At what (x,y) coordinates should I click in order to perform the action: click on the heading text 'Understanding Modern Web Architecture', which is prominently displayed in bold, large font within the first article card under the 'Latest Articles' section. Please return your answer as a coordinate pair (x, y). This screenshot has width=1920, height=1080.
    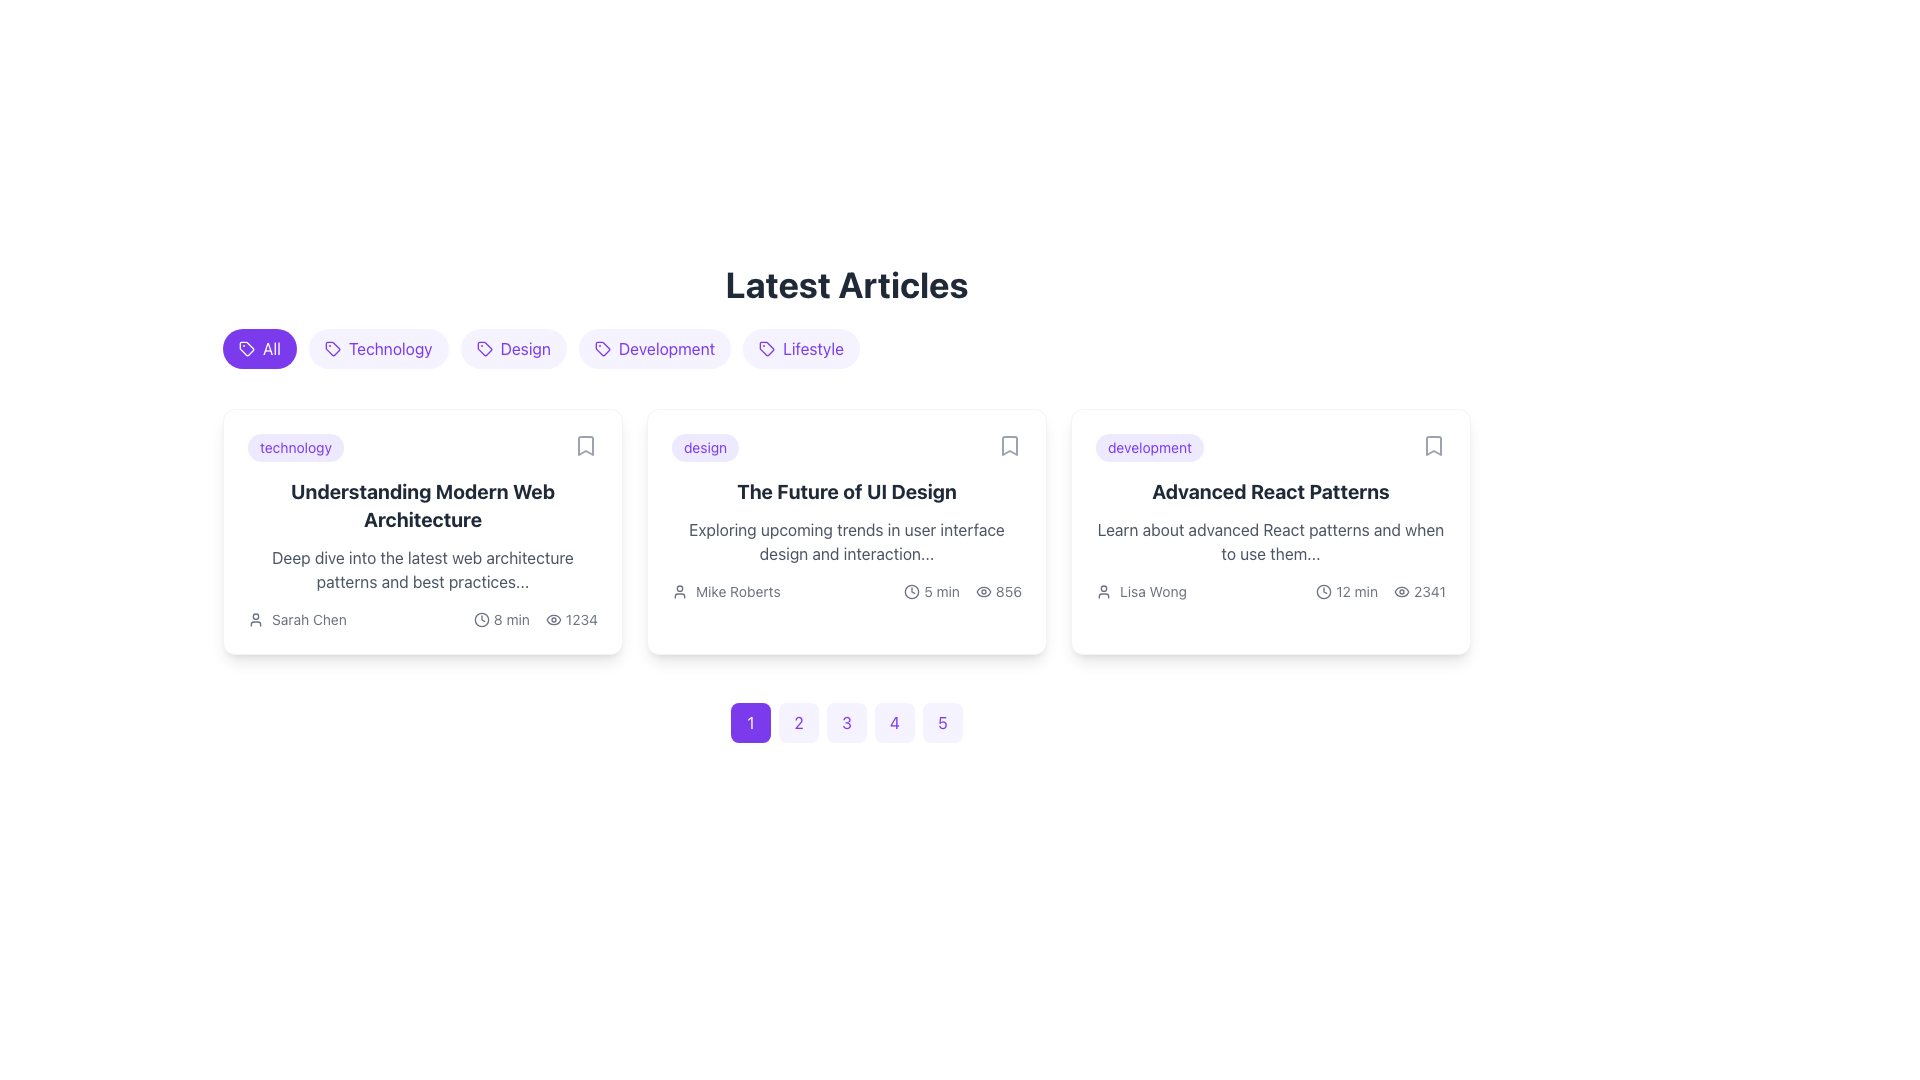
    Looking at the image, I should click on (421, 504).